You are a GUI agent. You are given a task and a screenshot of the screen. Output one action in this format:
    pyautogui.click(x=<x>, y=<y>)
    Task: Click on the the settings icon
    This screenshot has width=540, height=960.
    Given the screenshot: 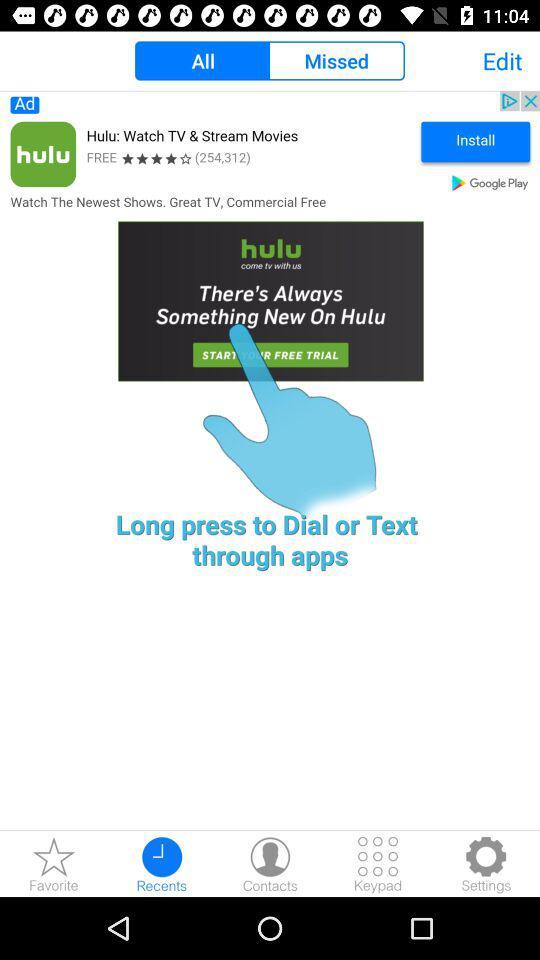 What is the action you would take?
    pyautogui.click(x=485, y=863)
    